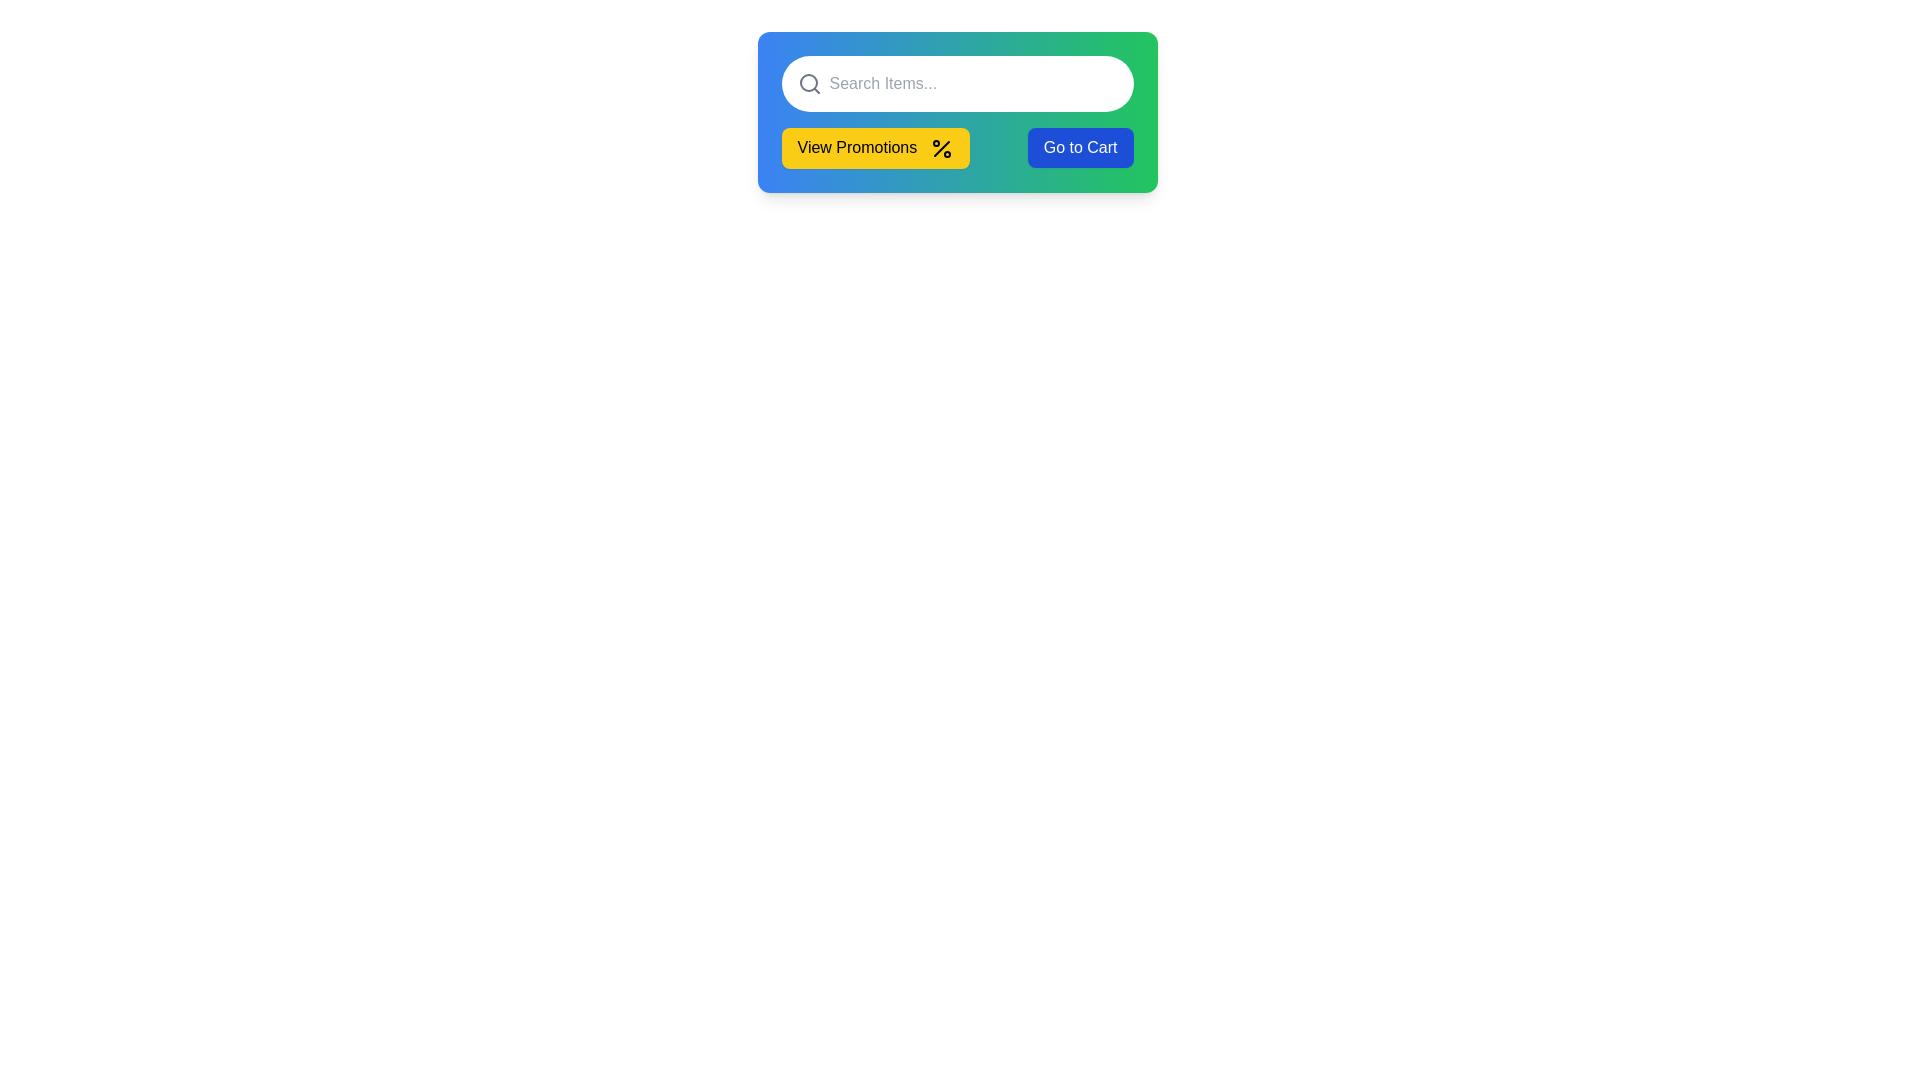 The height and width of the screenshot is (1080, 1920). I want to click on the 'View Promotions' button with a yellow background and rounded edges, so click(875, 147).